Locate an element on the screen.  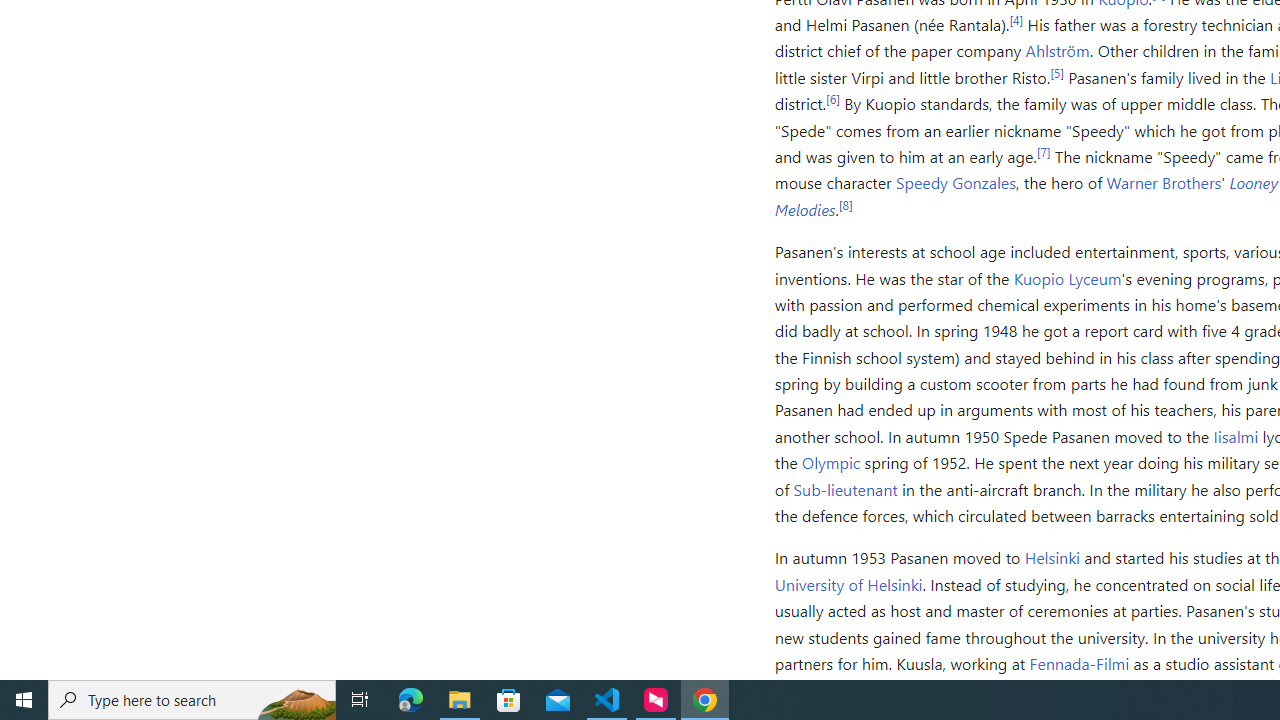
'Helsinki' is located at coordinates (1051, 558).